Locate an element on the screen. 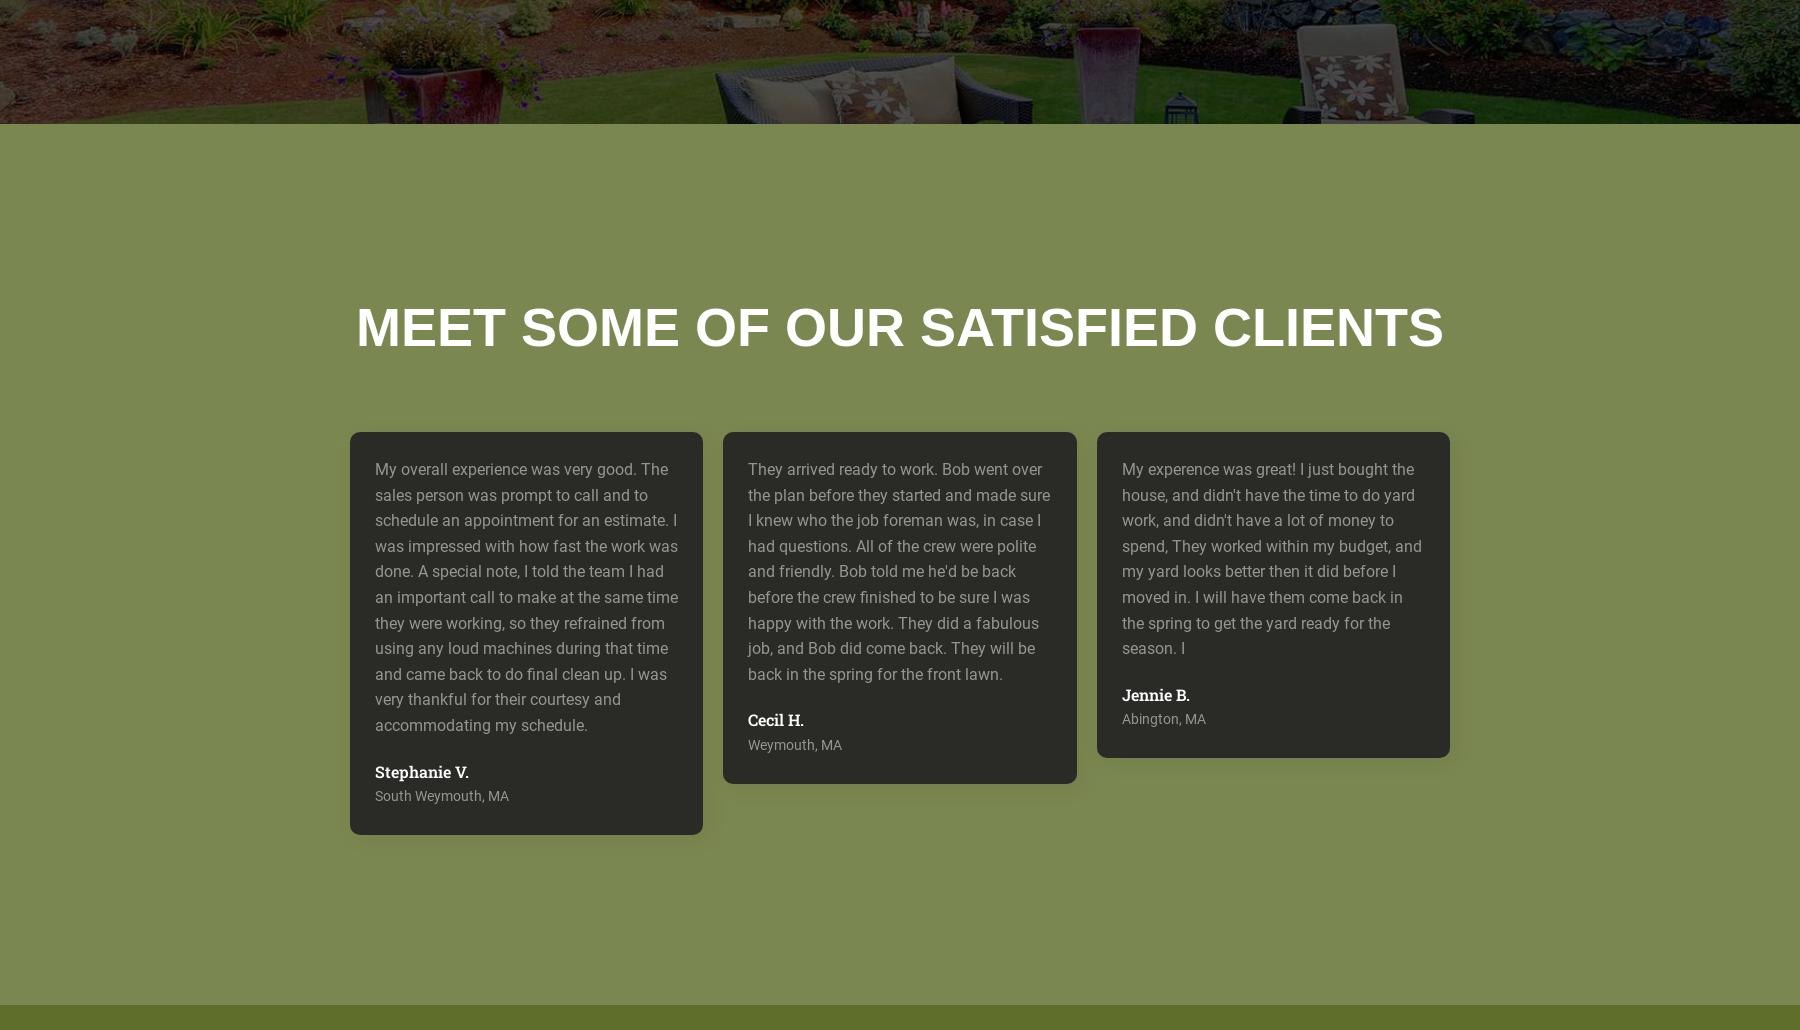  'Jennie B.' is located at coordinates (1154, 693).